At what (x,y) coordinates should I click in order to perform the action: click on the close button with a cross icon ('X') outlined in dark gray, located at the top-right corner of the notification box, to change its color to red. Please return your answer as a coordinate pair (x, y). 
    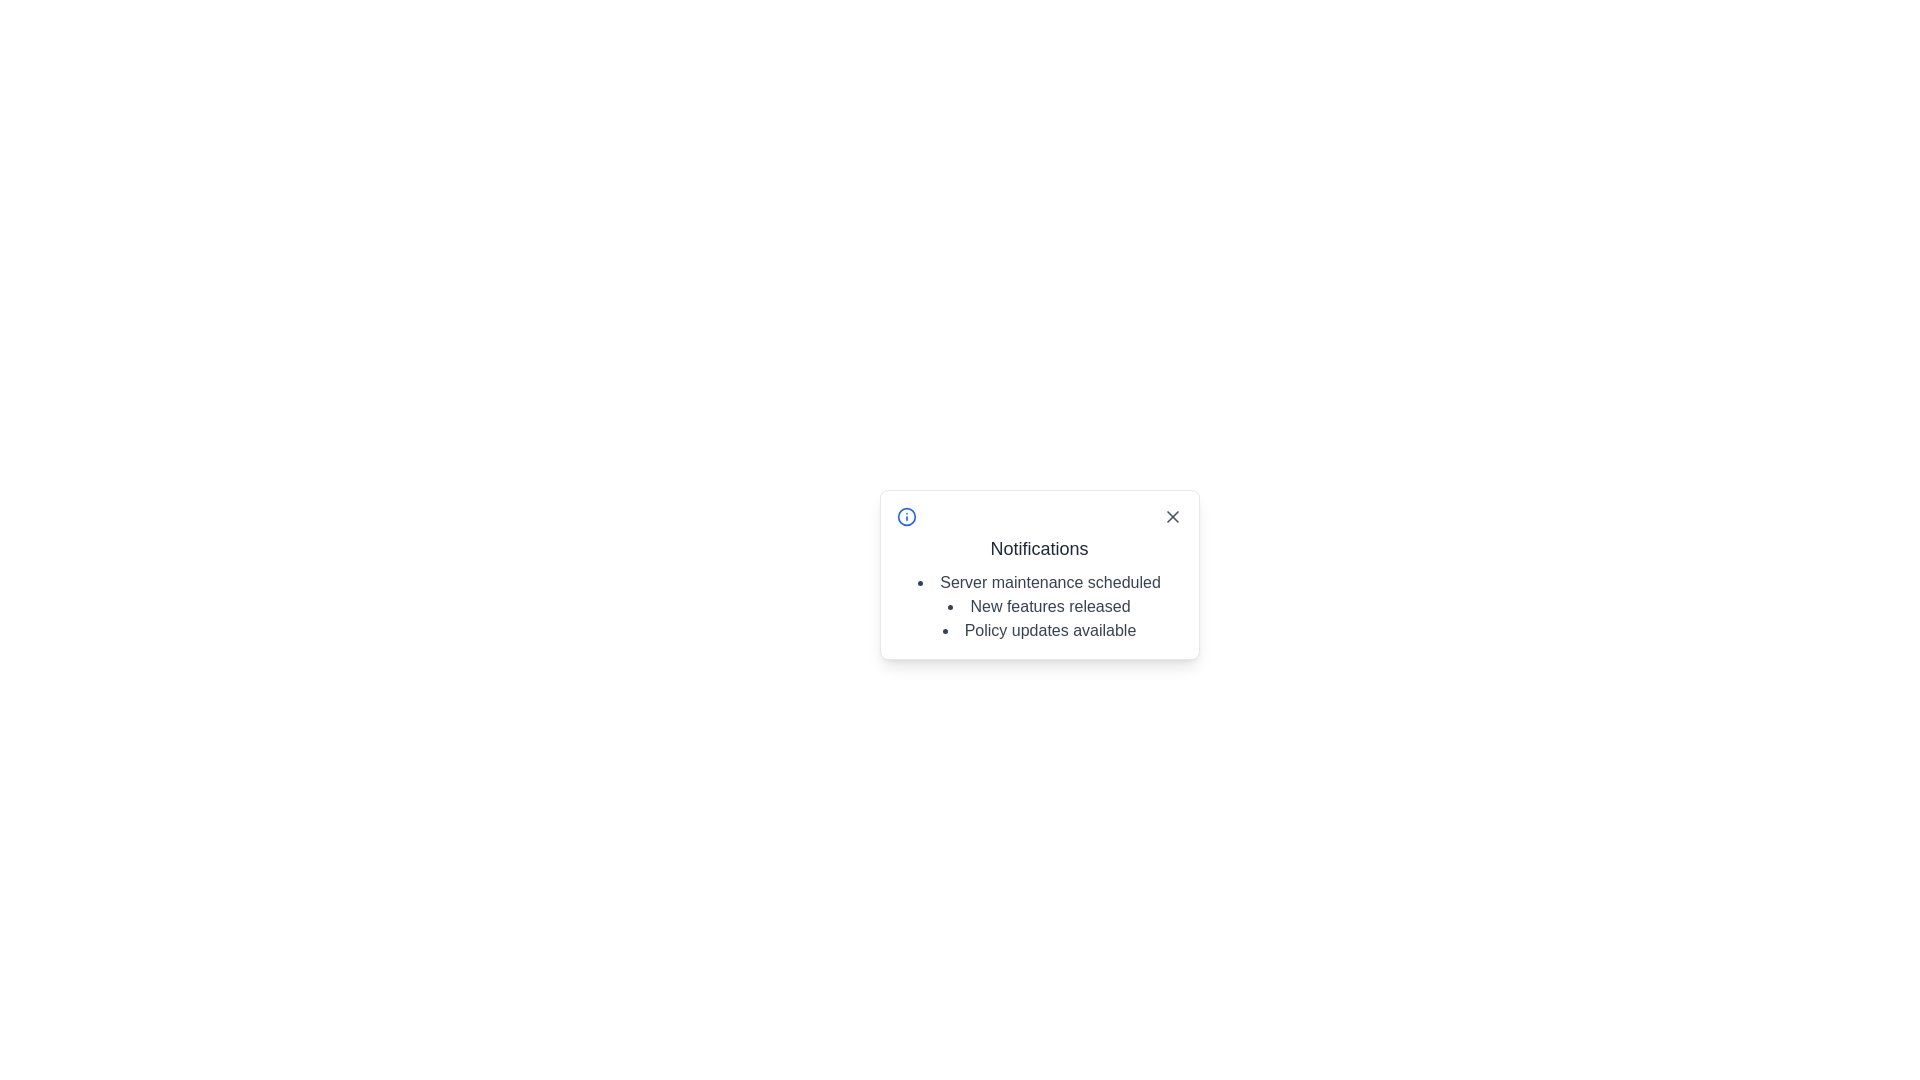
    Looking at the image, I should click on (1172, 515).